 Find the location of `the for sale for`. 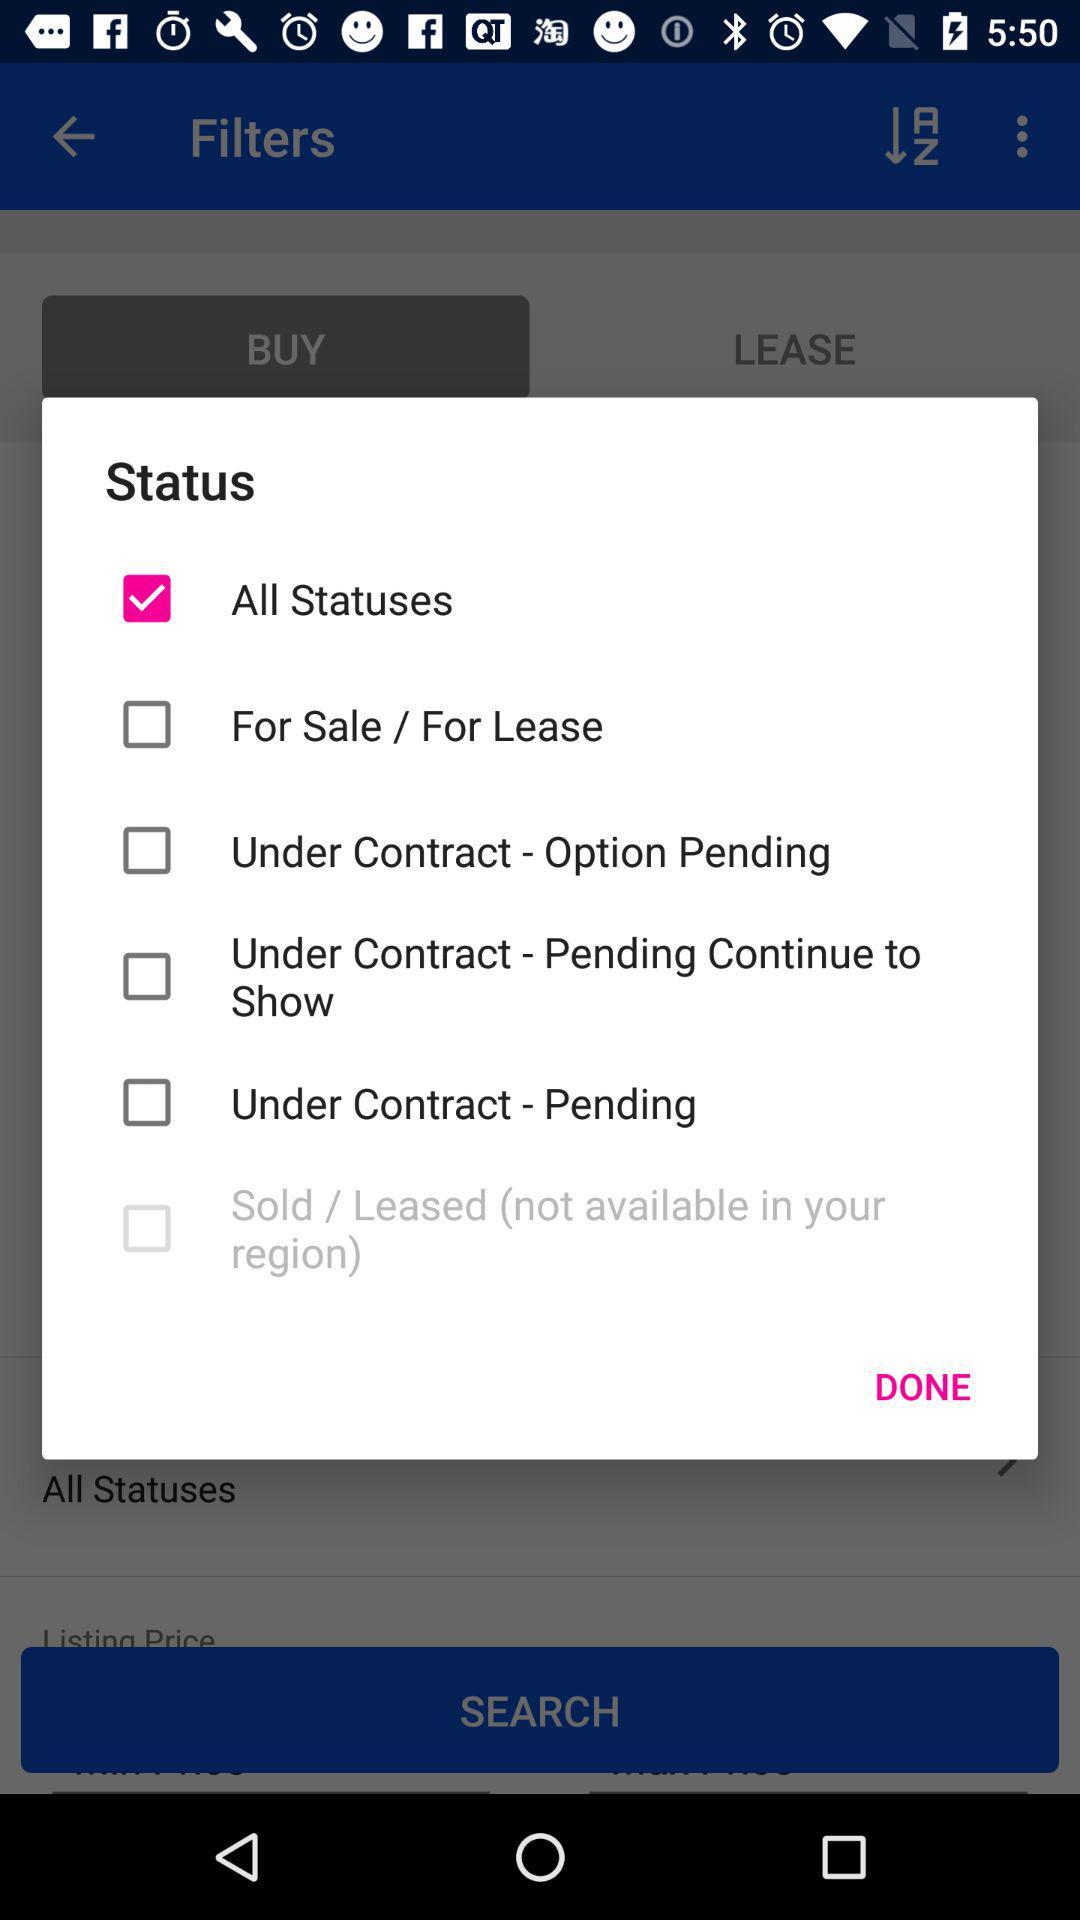

the for sale for is located at coordinates (601, 723).